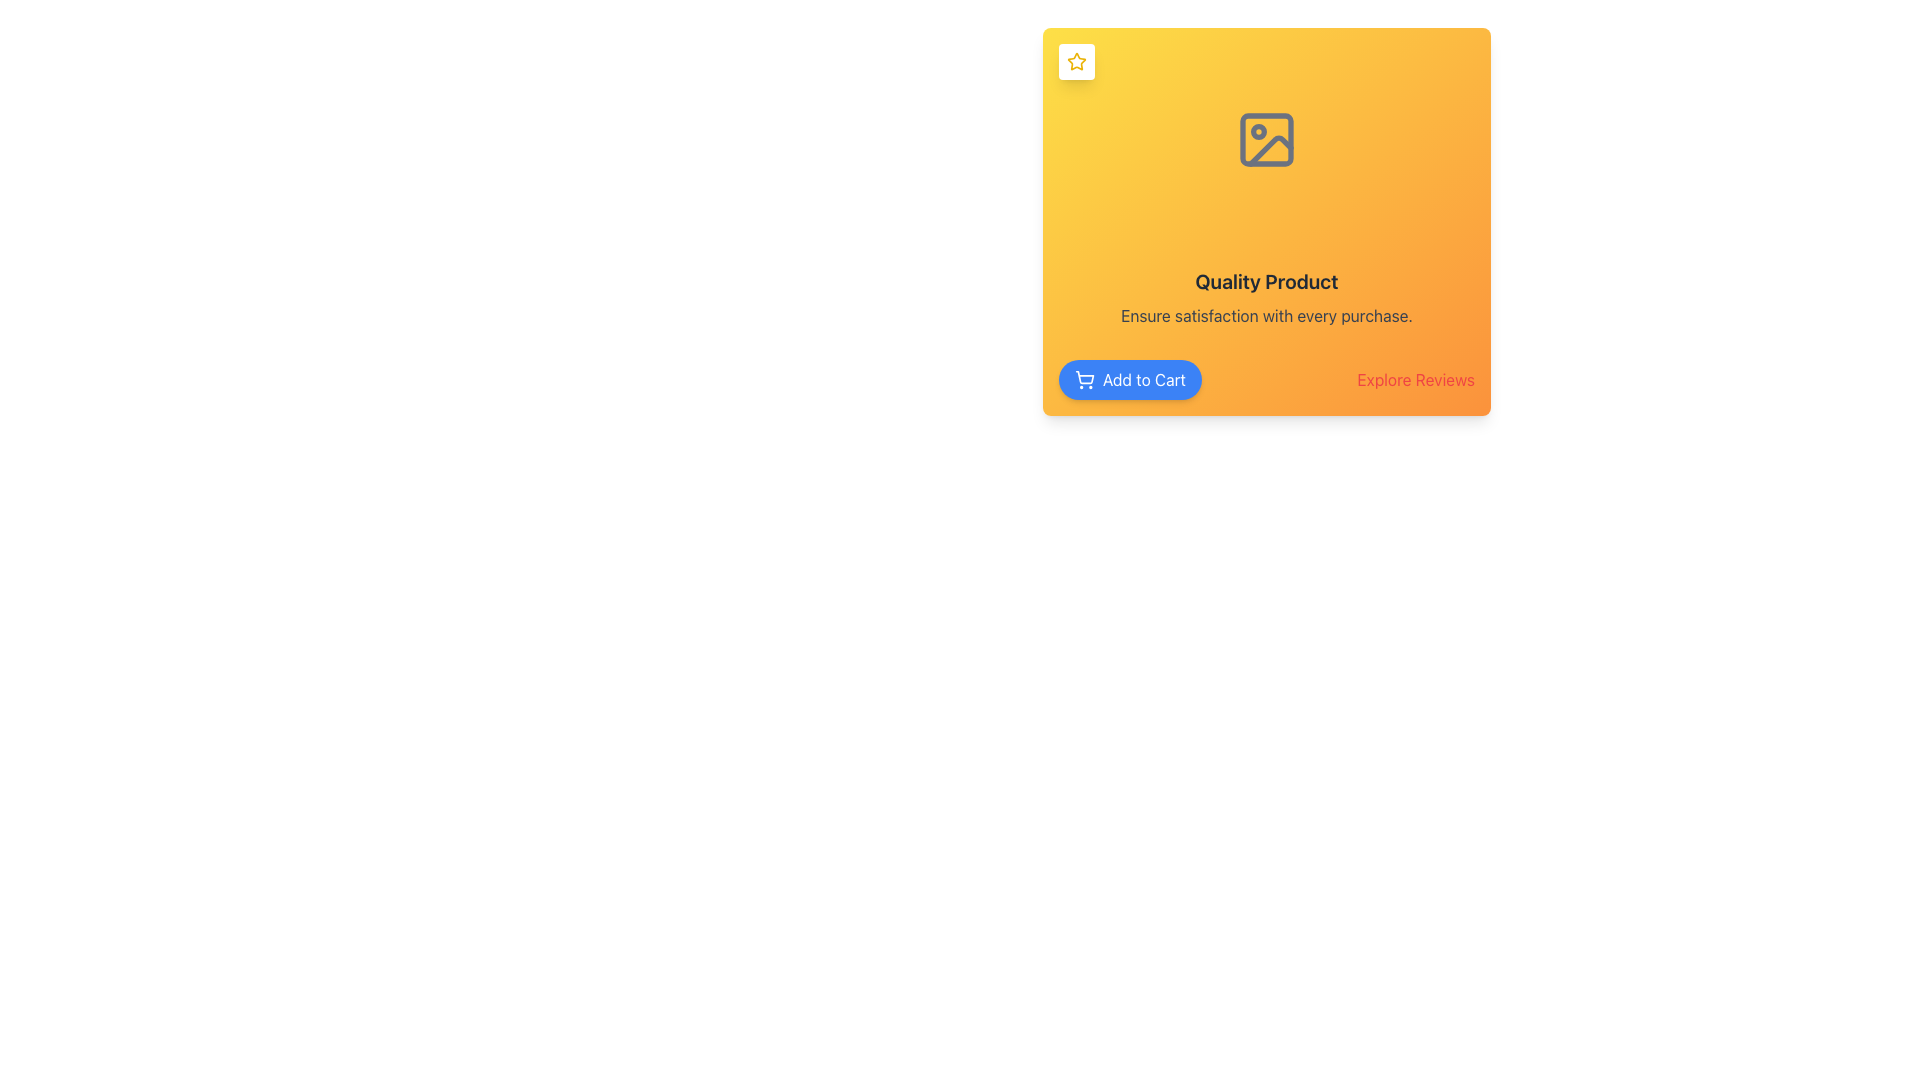 The height and width of the screenshot is (1080, 1920). I want to click on the 'Explore Reviews' button, which is styled with red text on an orange background, located in the lower-right corner of the card, so click(1415, 380).